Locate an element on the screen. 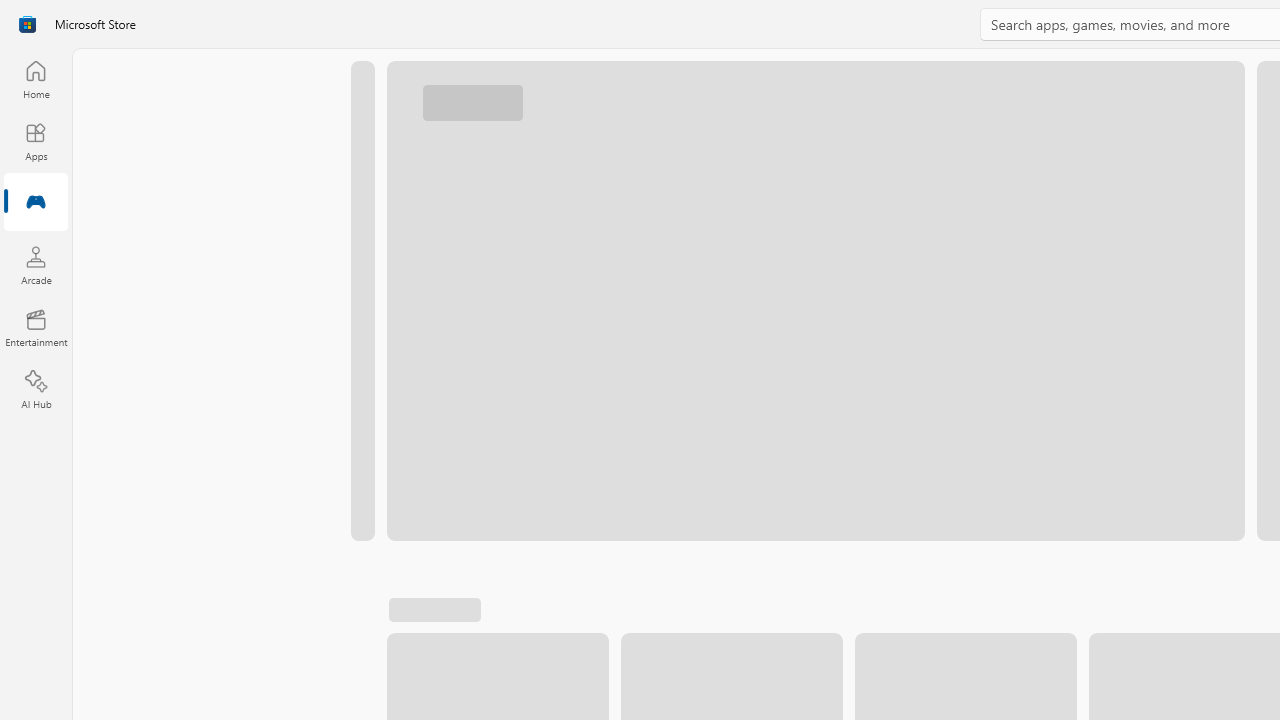  'Arcade' is located at coordinates (35, 264).